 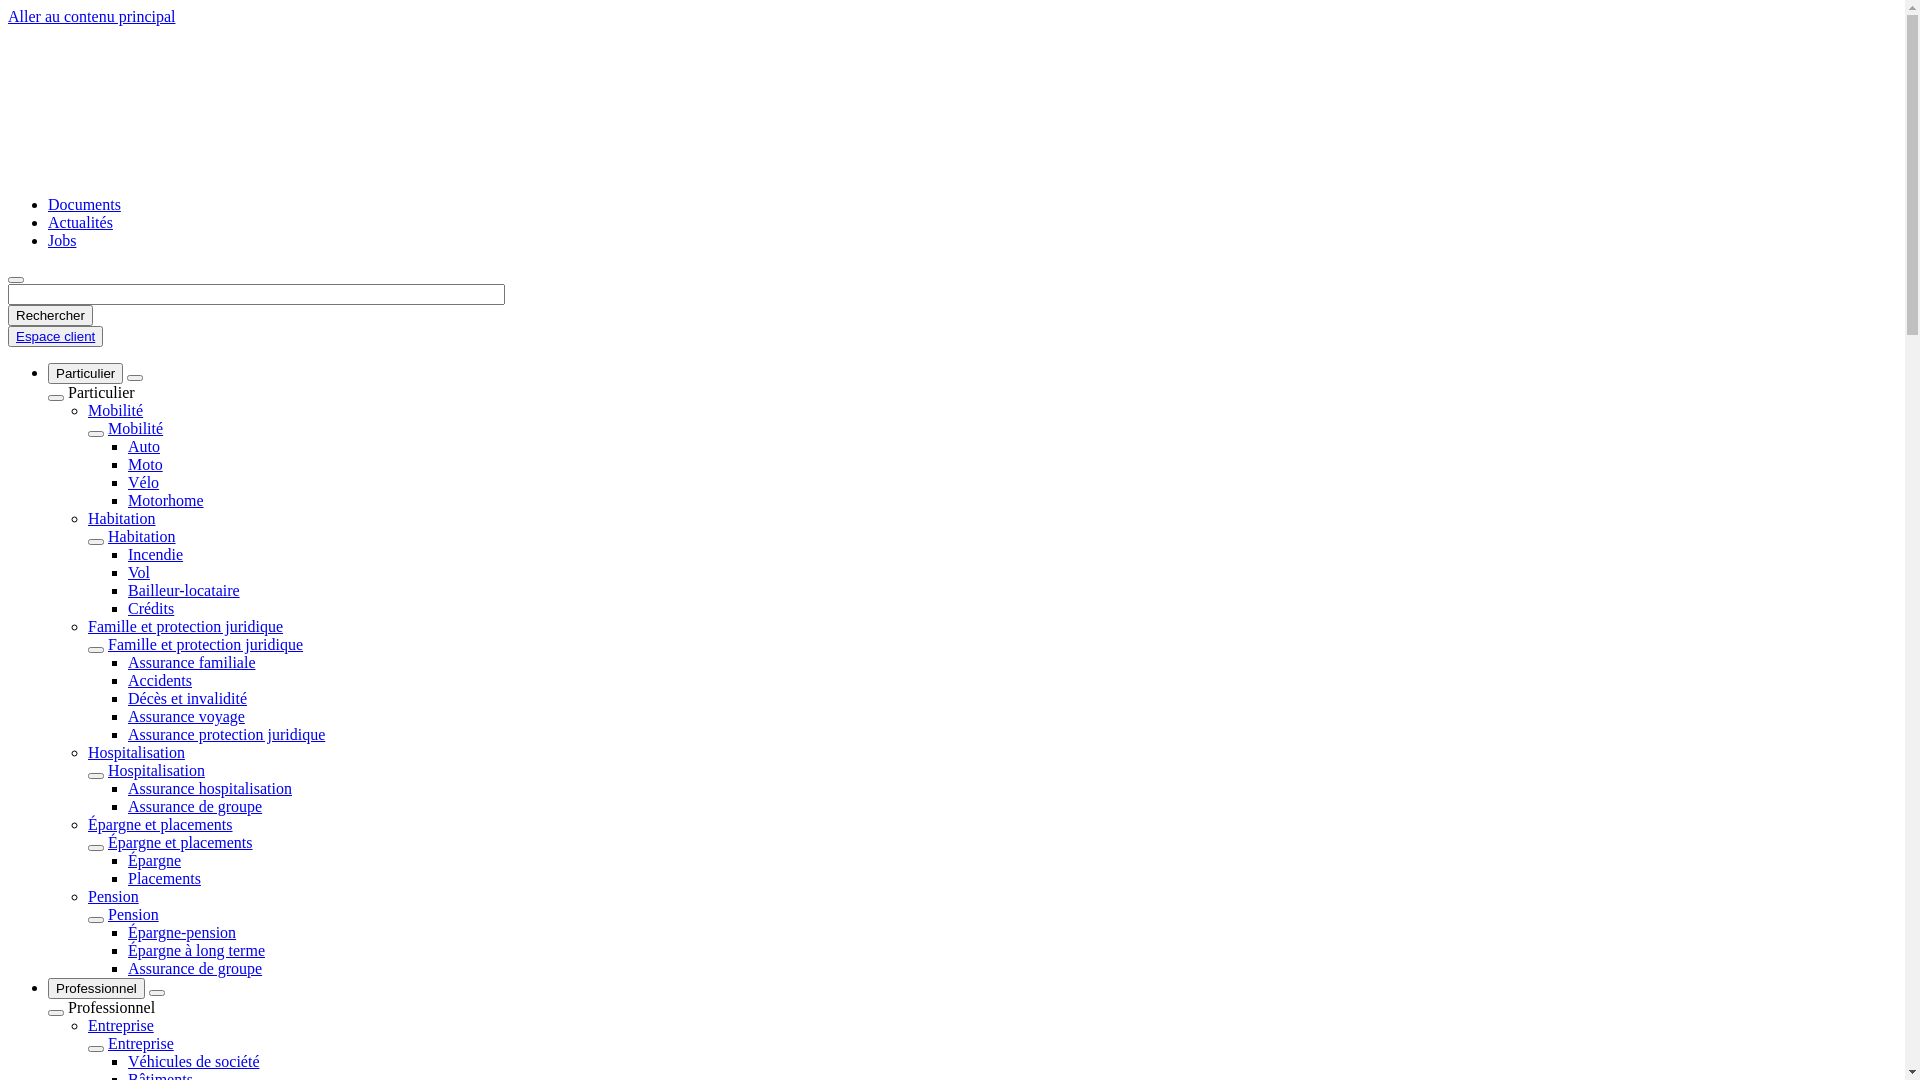 I want to click on 'Incendie', so click(x=154, y=554).